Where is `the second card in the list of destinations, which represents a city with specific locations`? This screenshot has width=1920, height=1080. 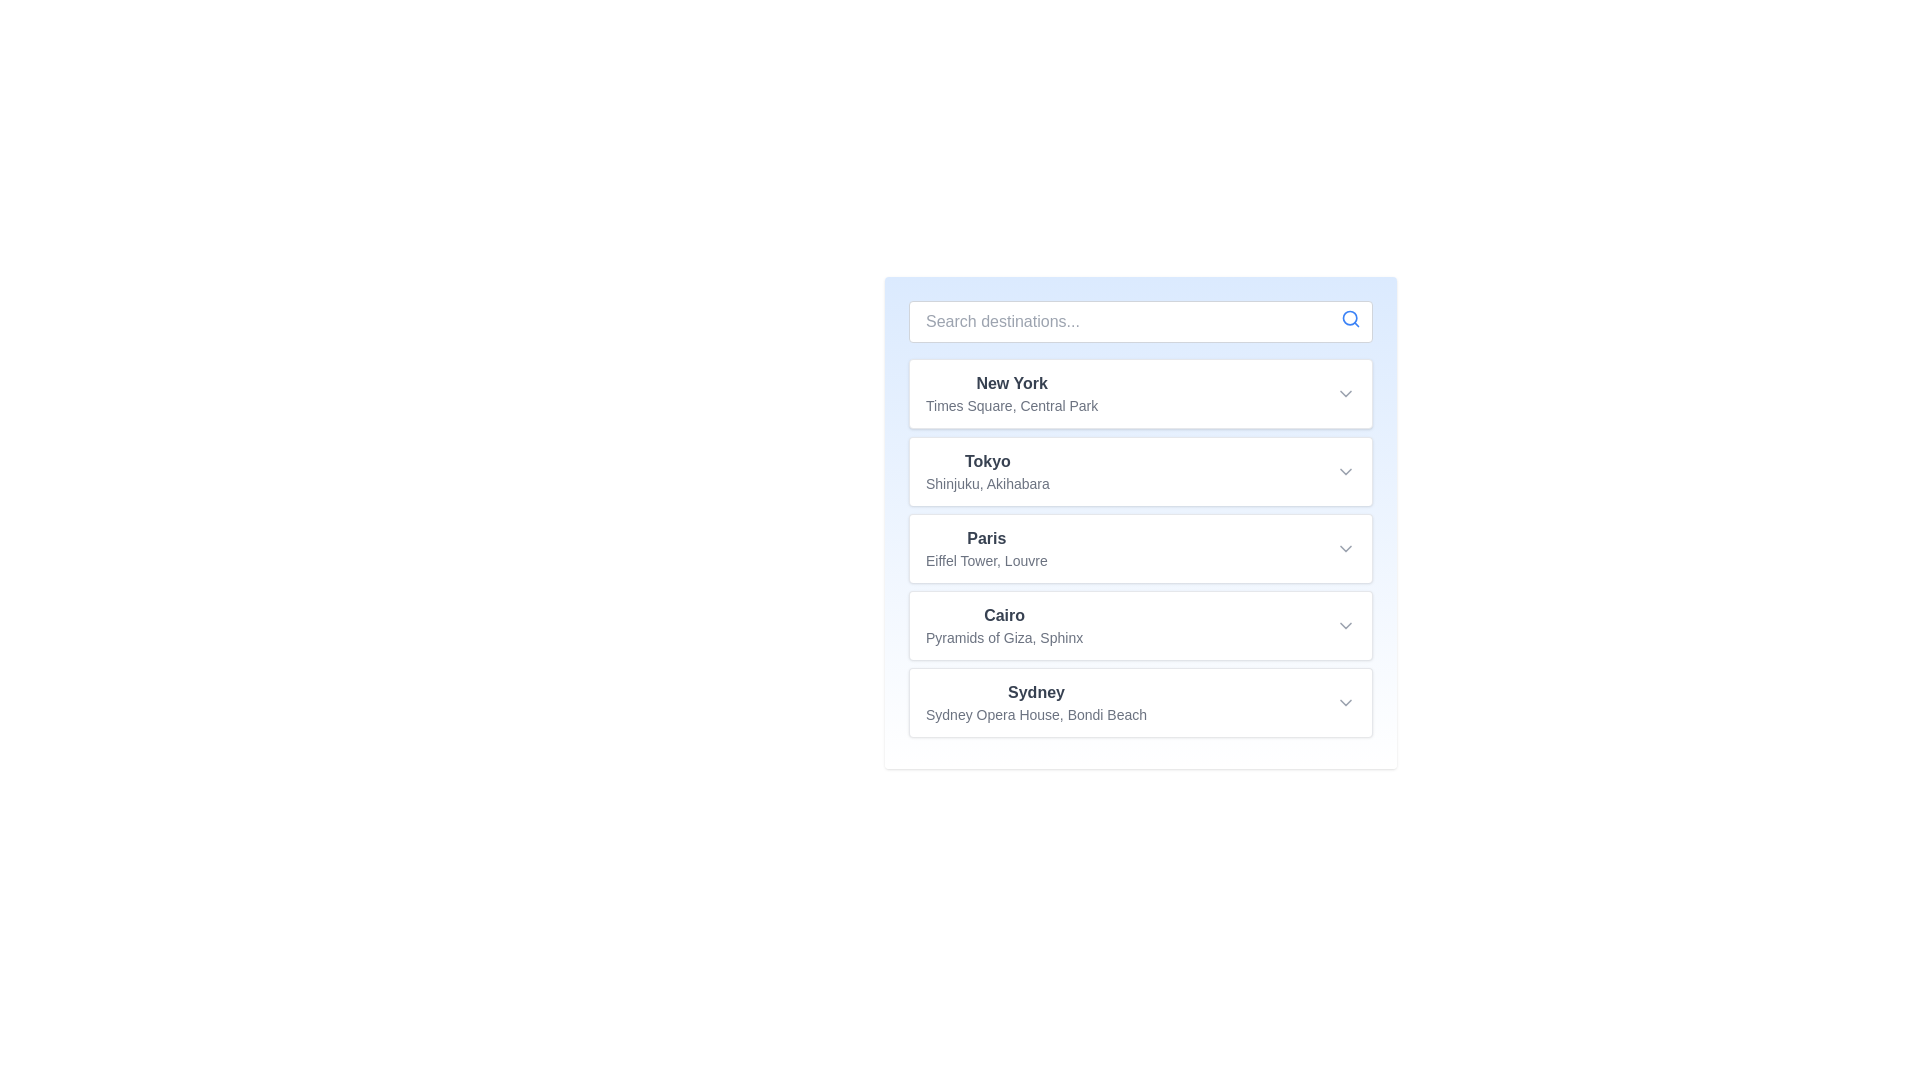 the second card in the list of destinations, which represents a city with specific locations is located at coordinates (1141, 471).